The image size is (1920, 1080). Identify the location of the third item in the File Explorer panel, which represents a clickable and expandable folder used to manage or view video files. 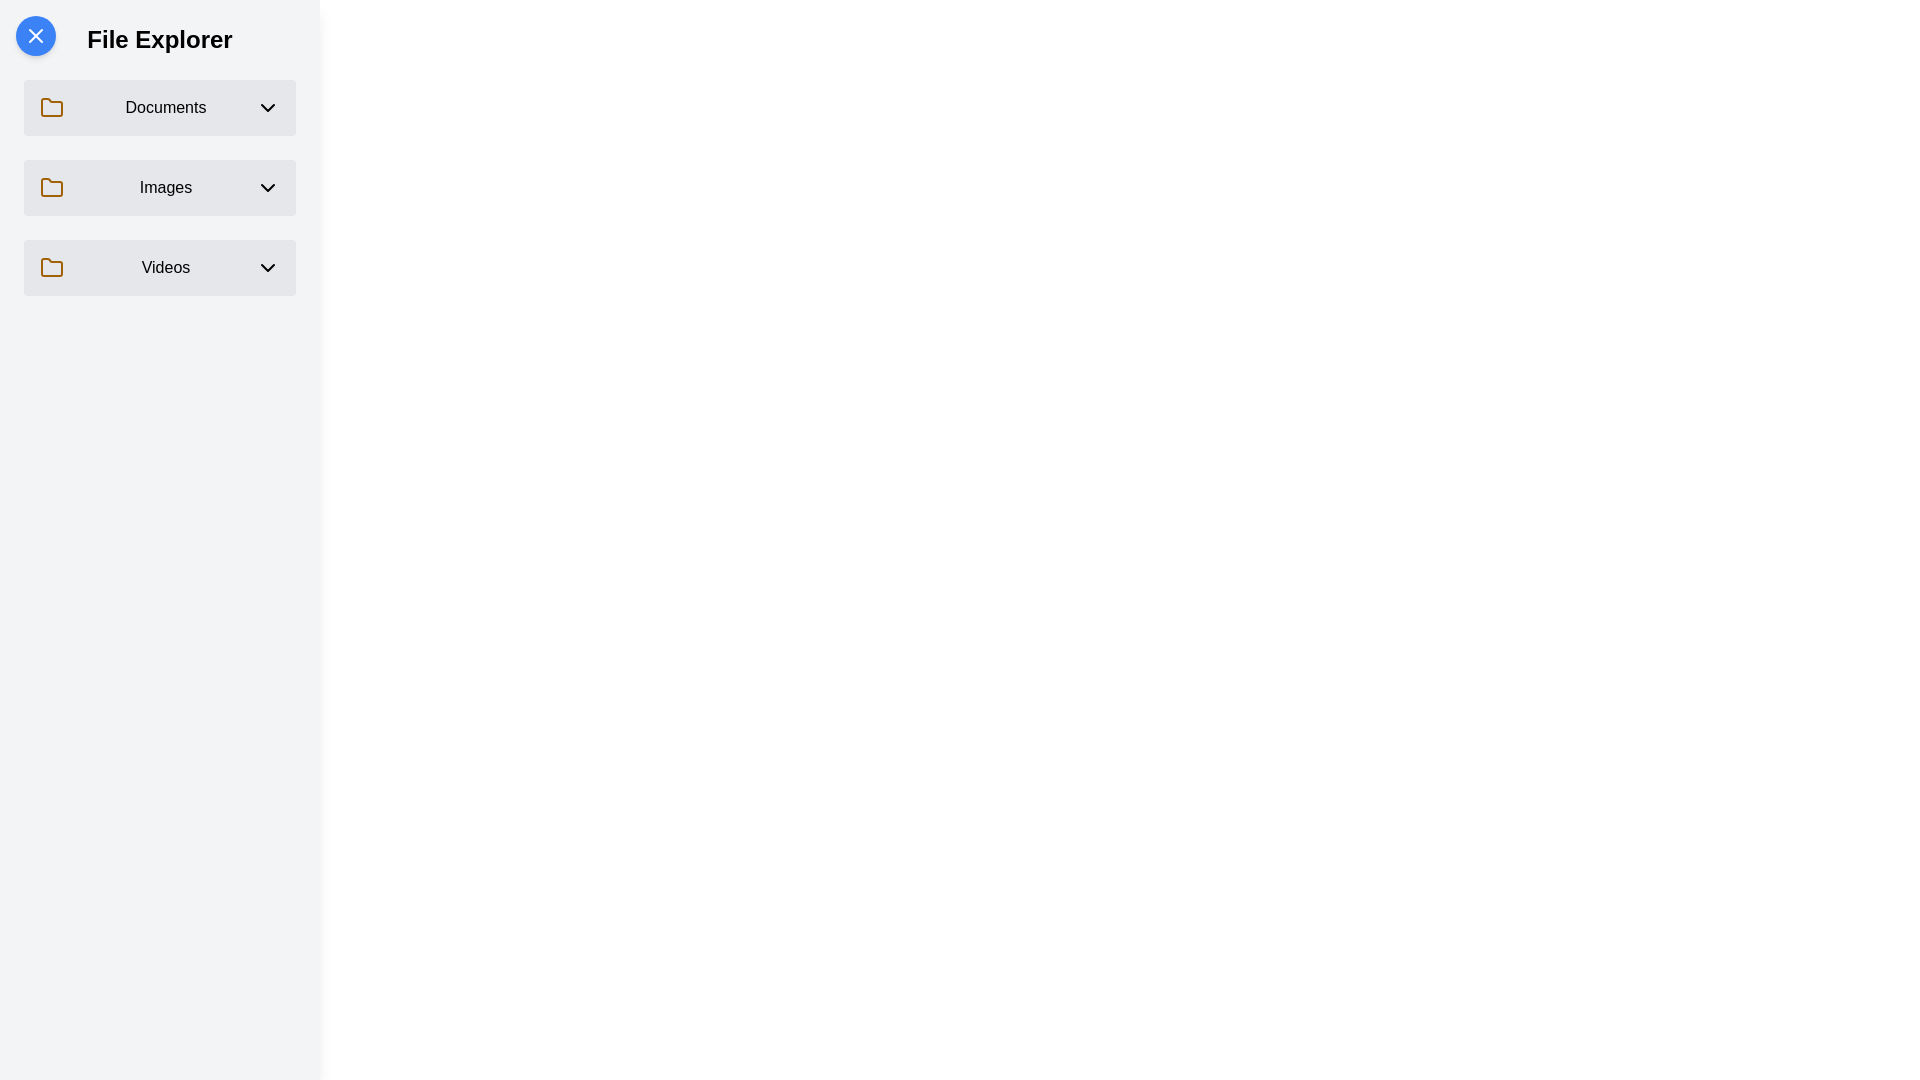
(158, 266).